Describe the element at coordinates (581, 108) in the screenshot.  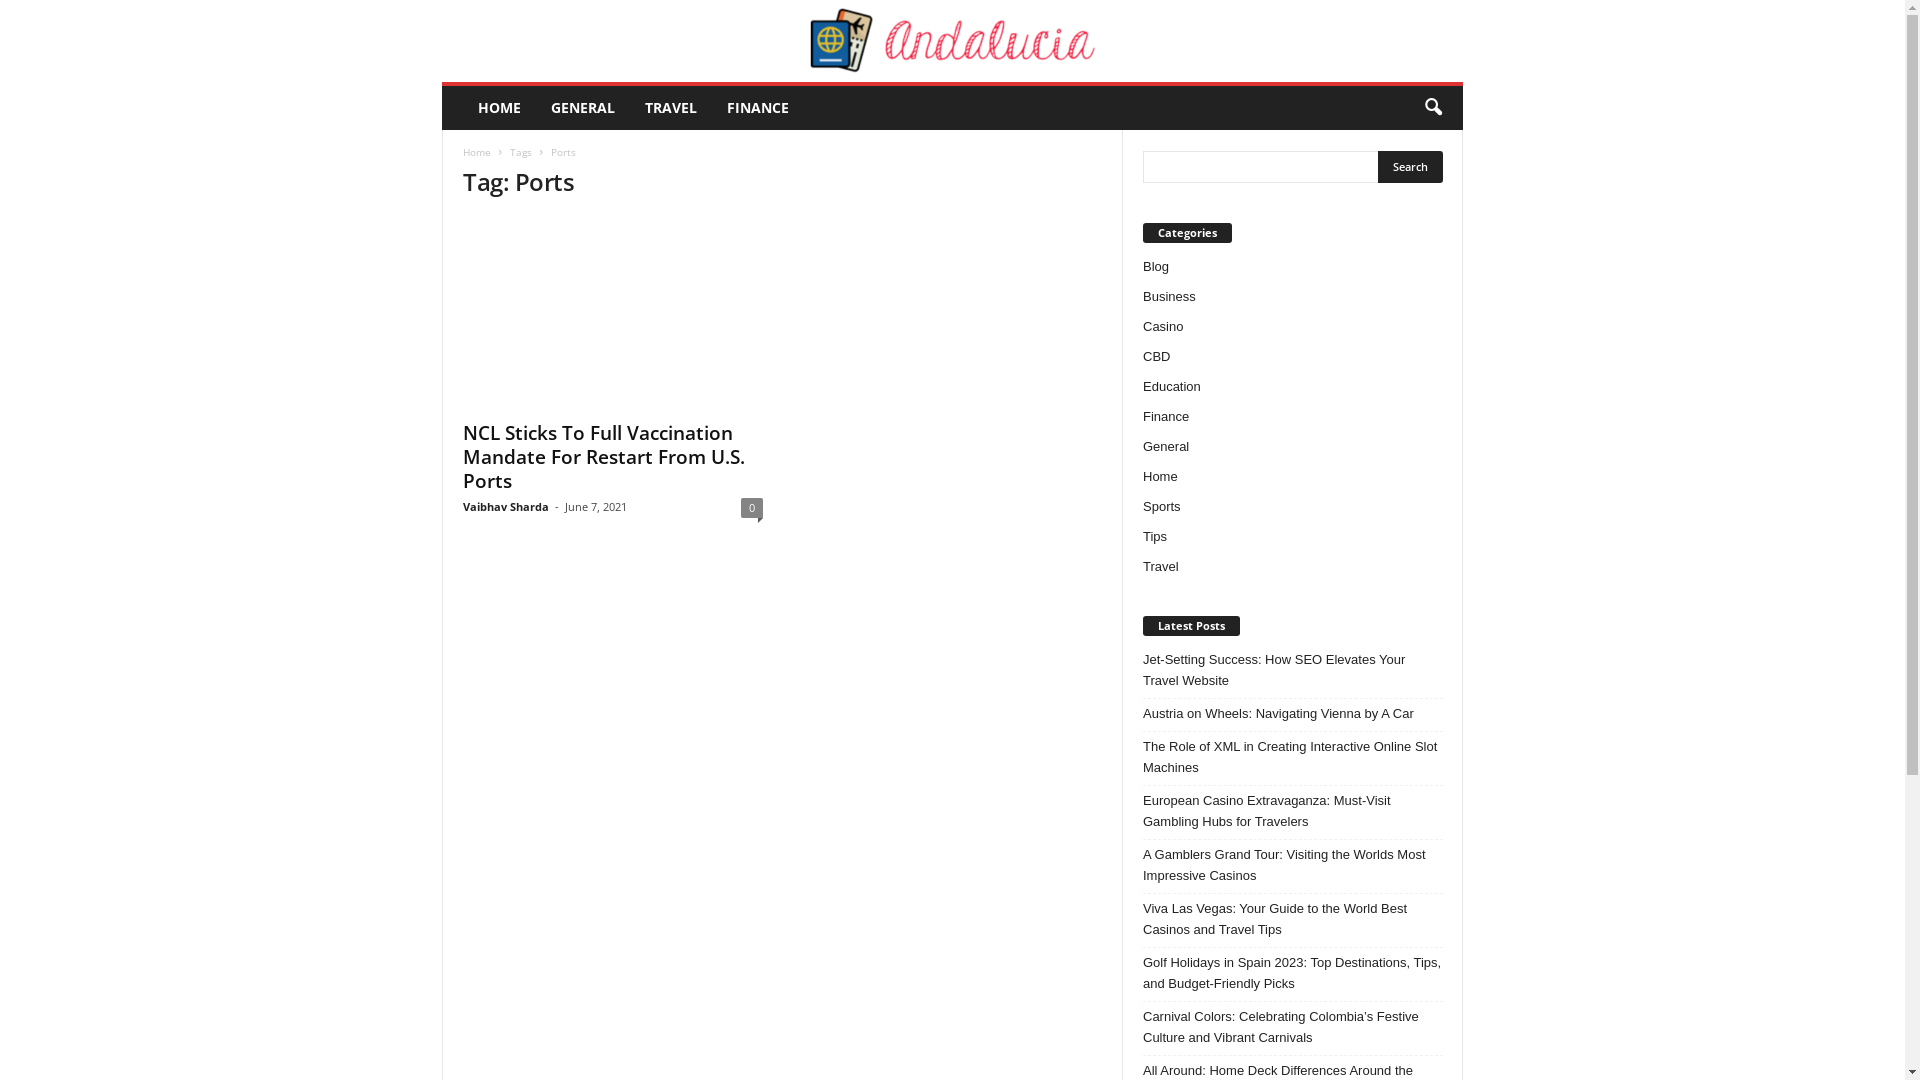
I see `'GENERAL'` at that location.